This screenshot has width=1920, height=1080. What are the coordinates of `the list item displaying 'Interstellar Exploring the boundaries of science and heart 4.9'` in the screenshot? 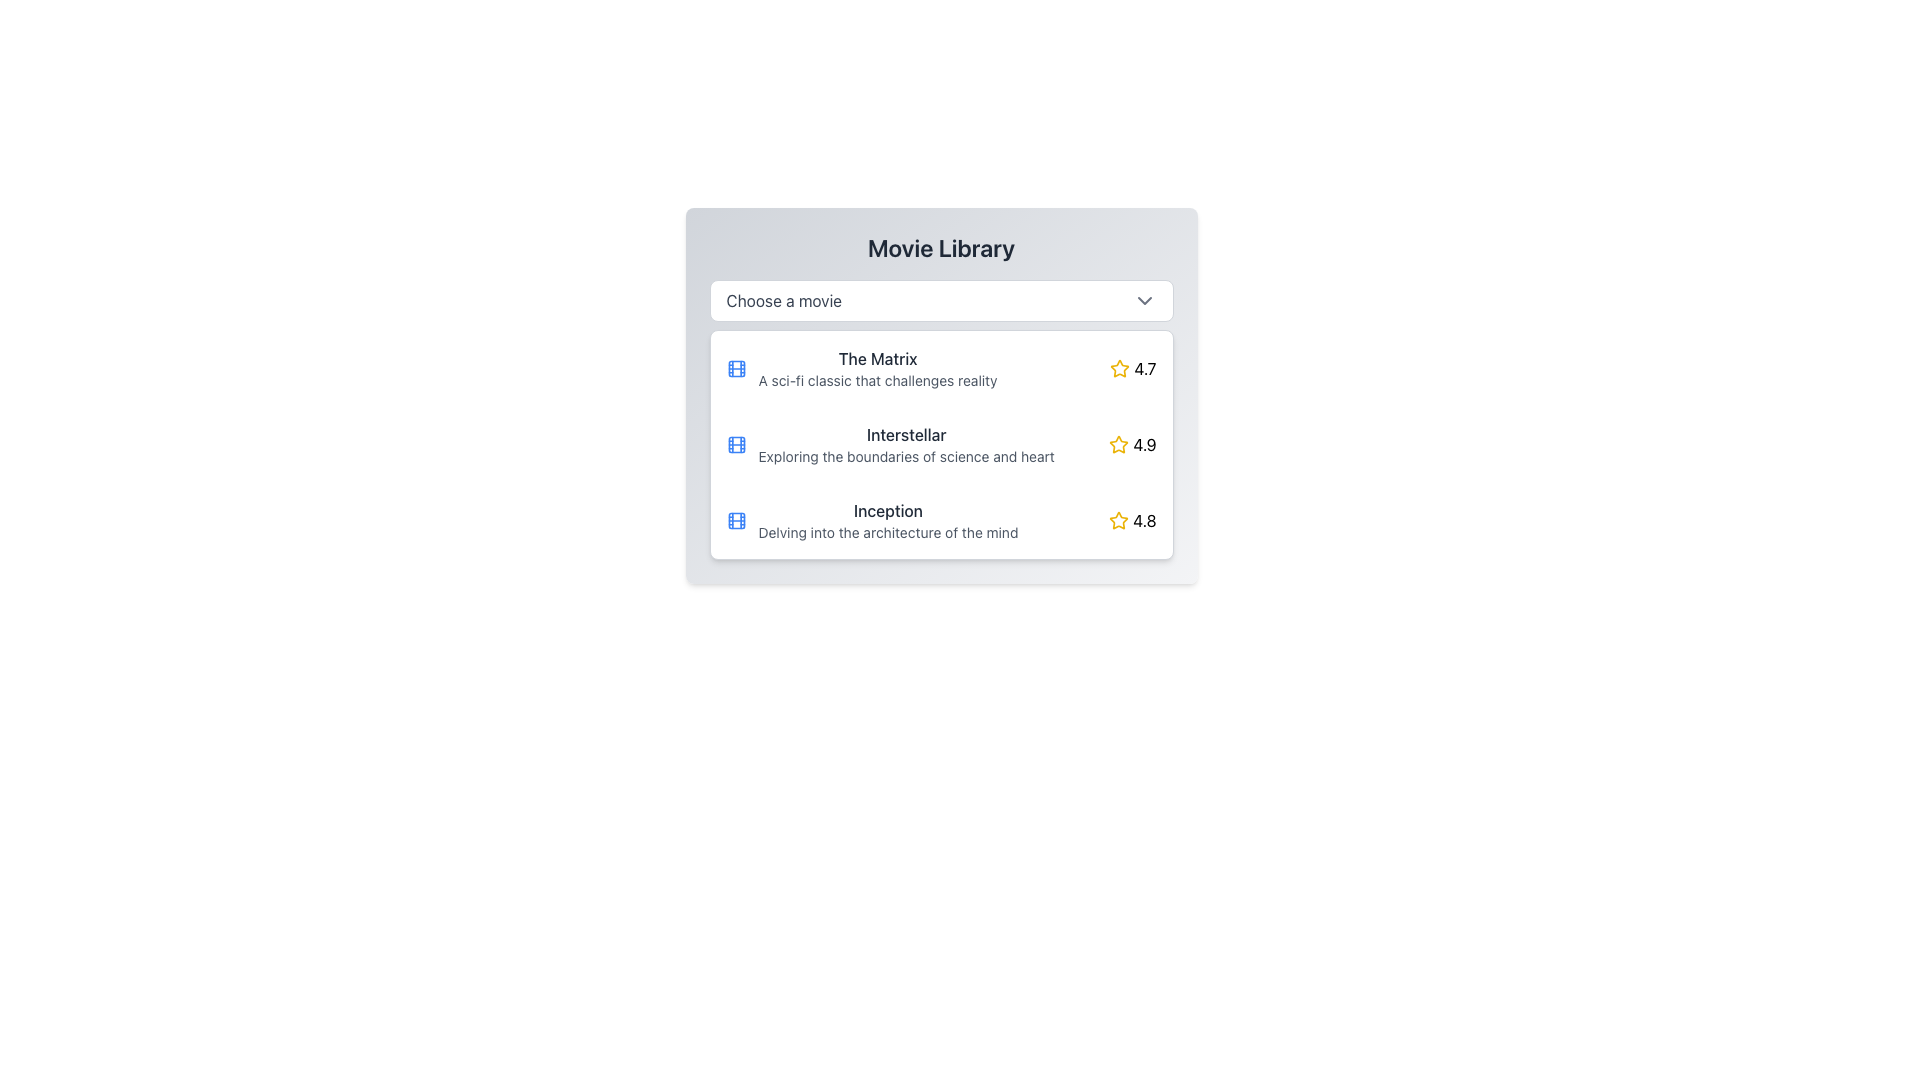 It's located at (940, 443).